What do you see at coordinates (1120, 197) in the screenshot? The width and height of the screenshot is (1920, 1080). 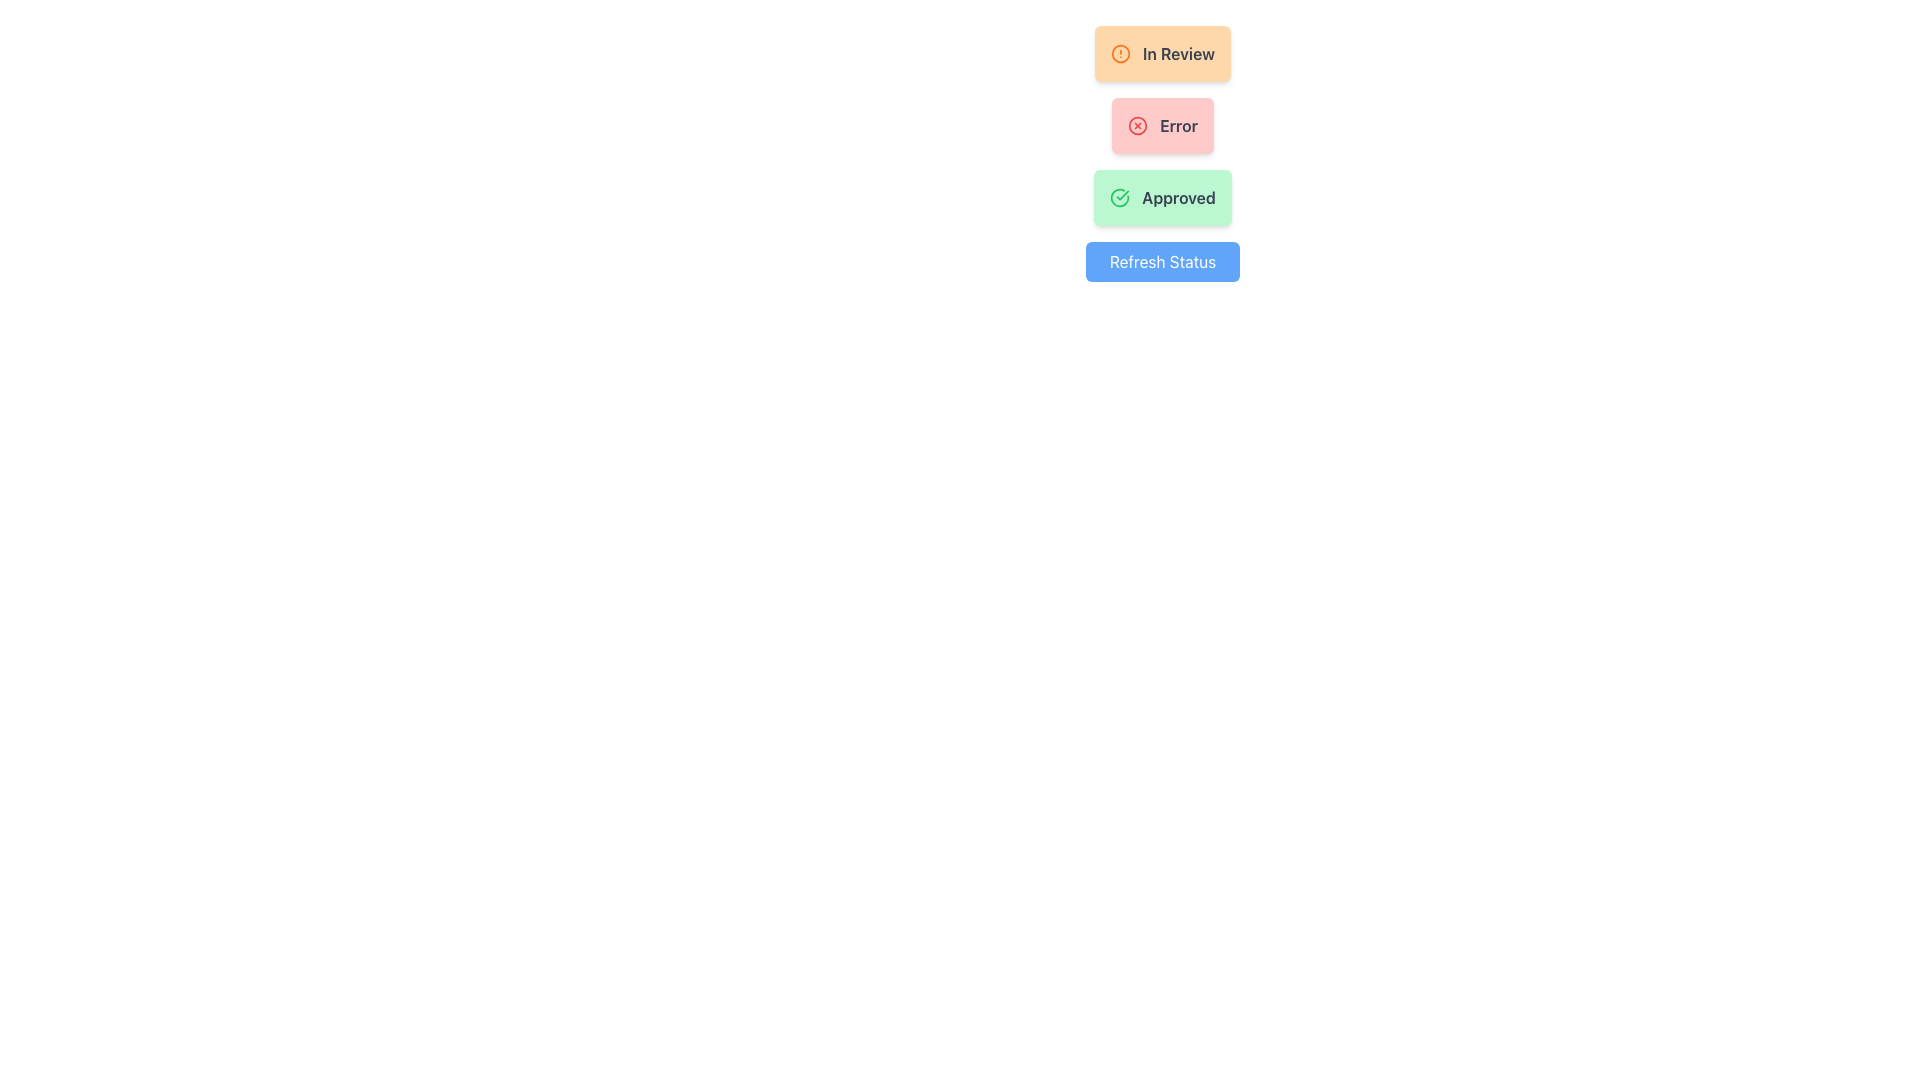 I see `attributes of the circular SVG graphic representing a partial circular arc, which is part of the 'Approved' status button, located to the left of the text label 'Approved'` at bounding box center [1120, 197].